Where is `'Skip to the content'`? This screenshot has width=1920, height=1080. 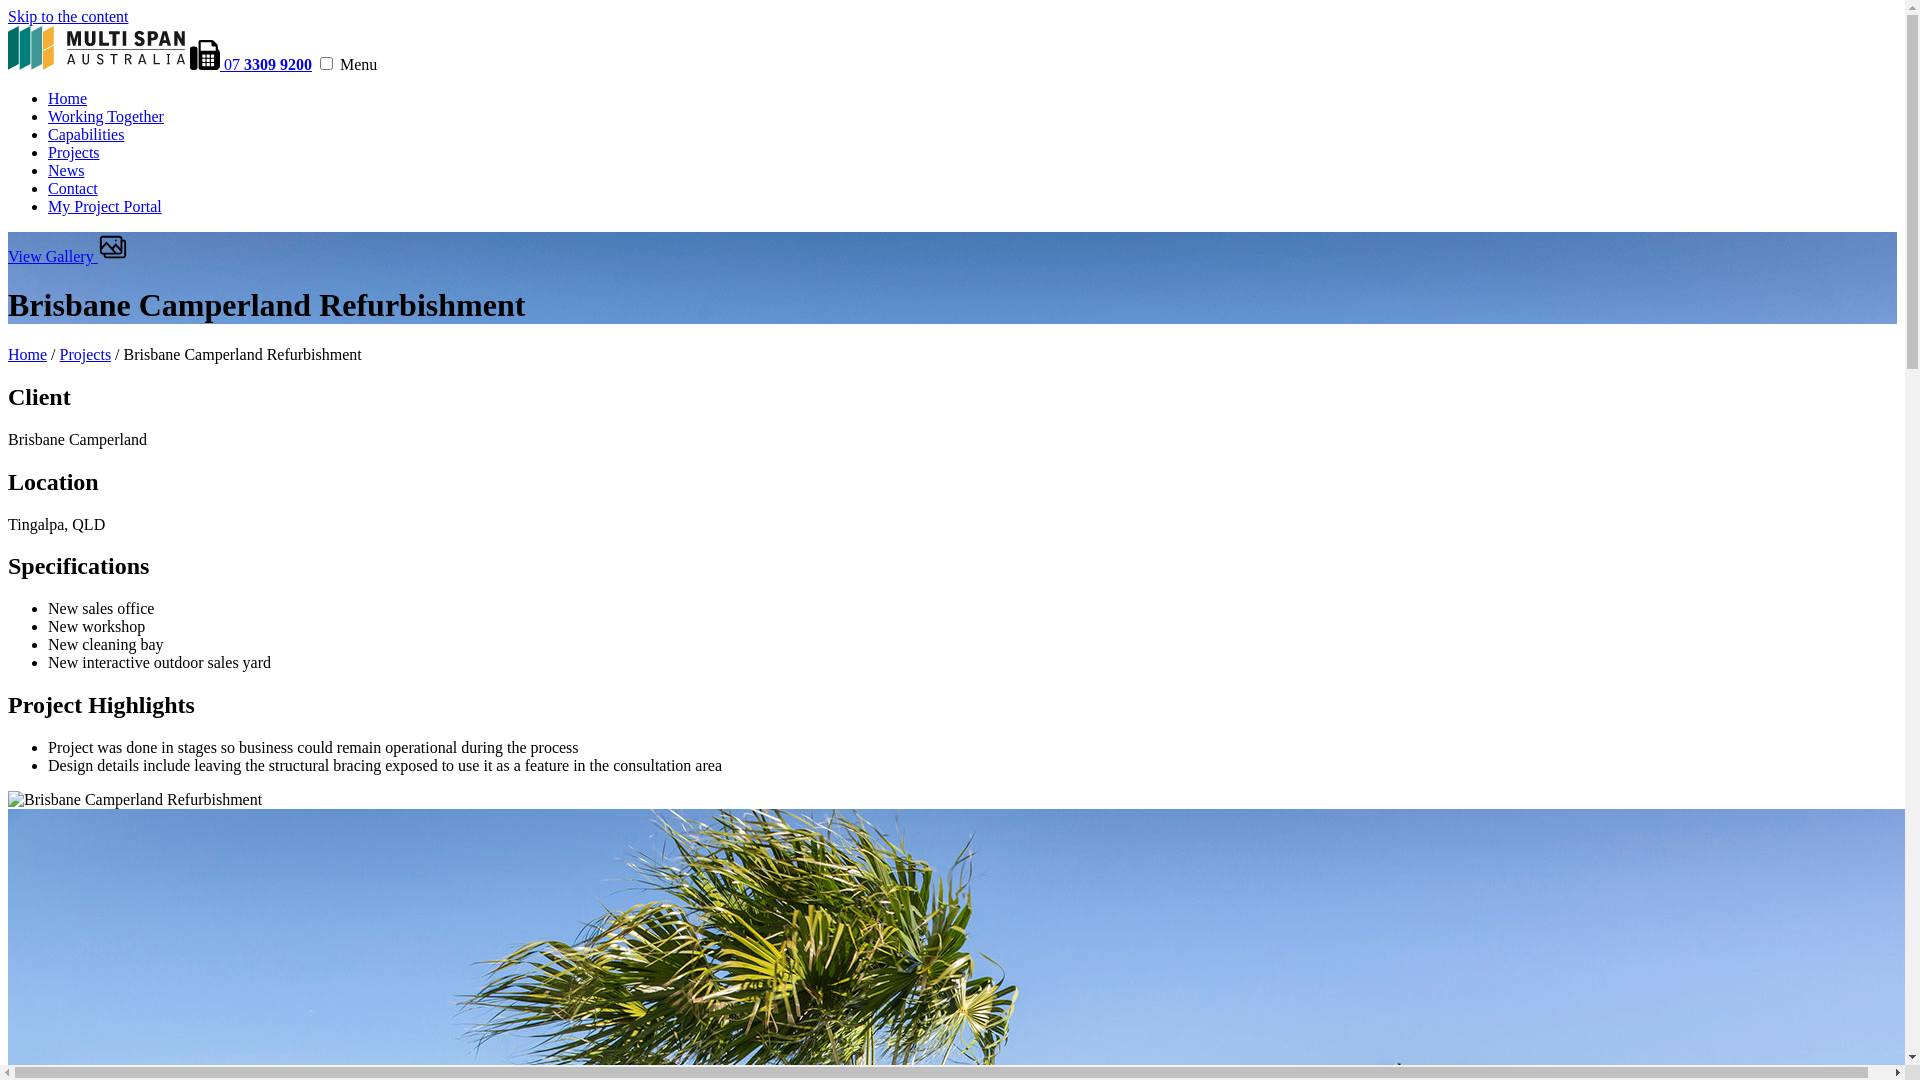
'Skip to the content' is located at coordinates (67, 16).